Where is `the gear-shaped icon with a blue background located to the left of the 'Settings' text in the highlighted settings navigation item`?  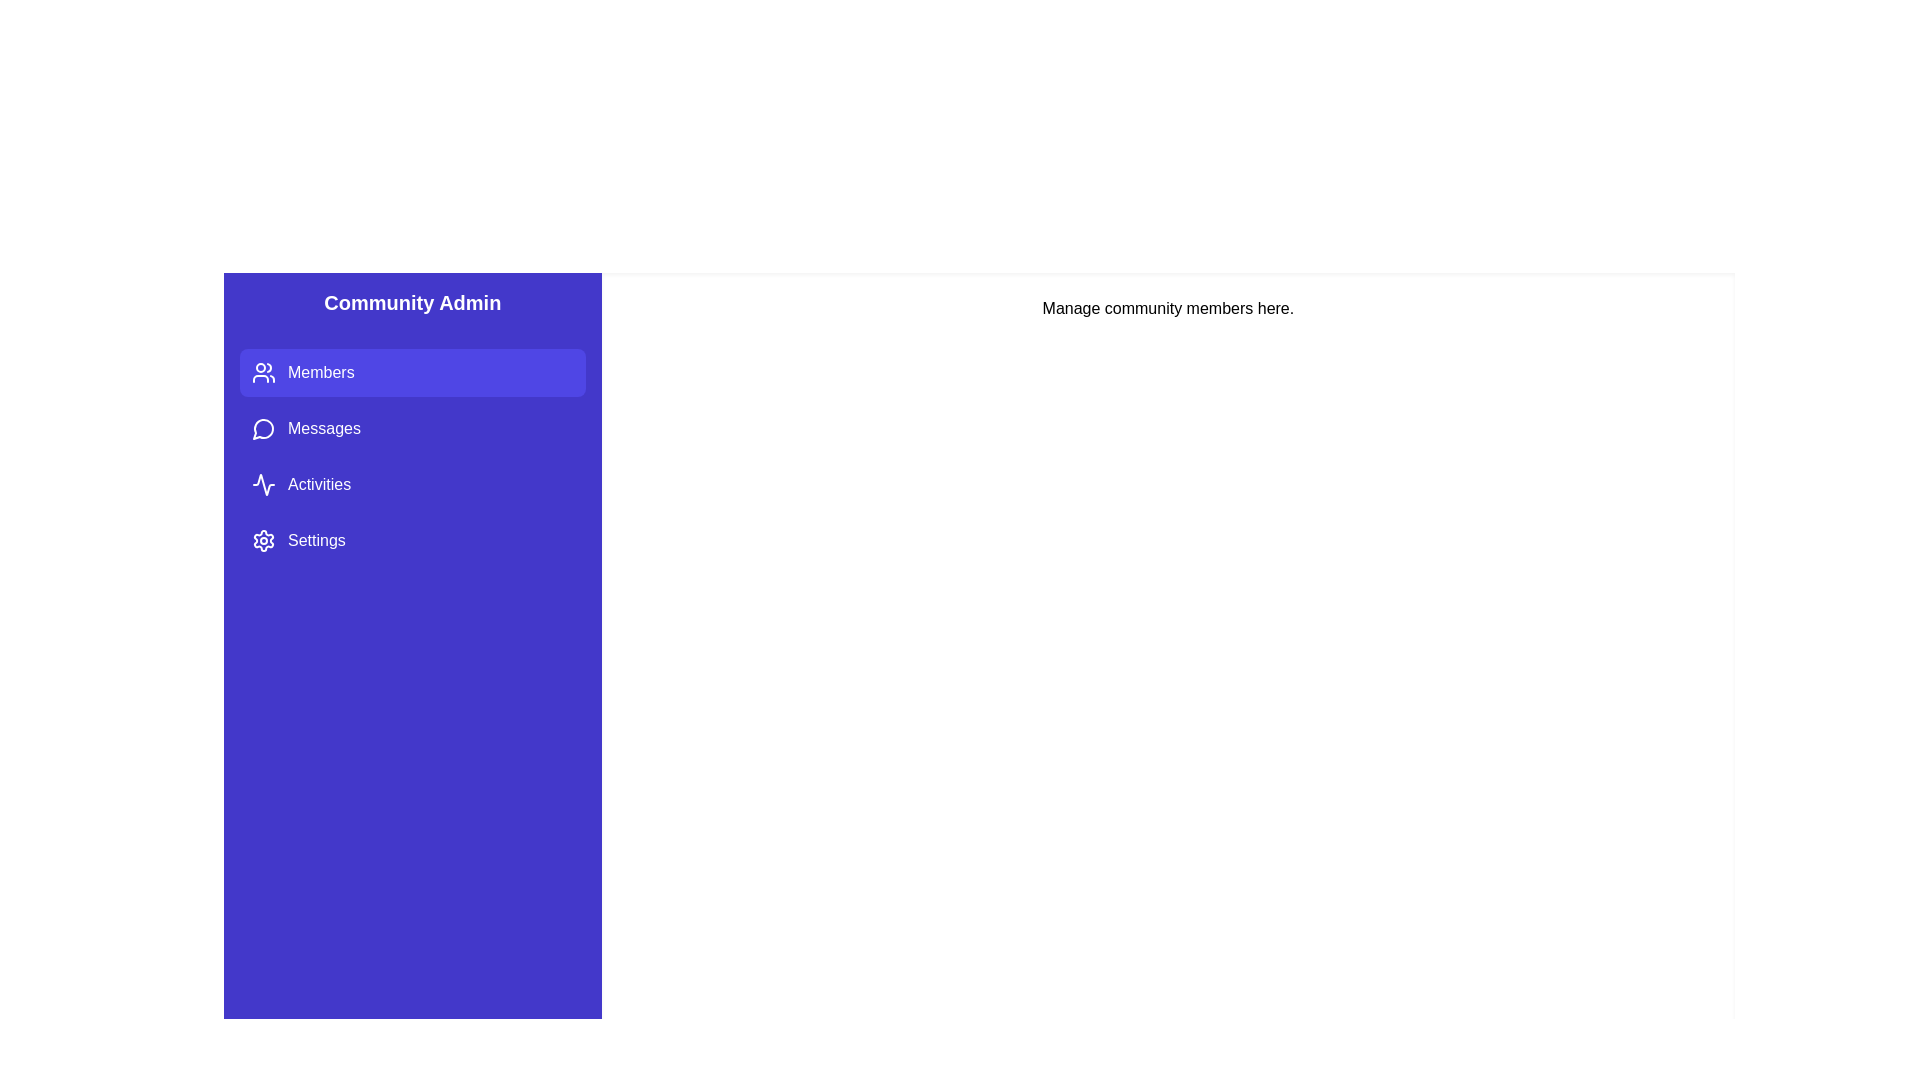 the gear-shaped icon with a blue background located to the left of the 'Settings' text in the highlighted settings navigation item is located at coordinates (263, 540).